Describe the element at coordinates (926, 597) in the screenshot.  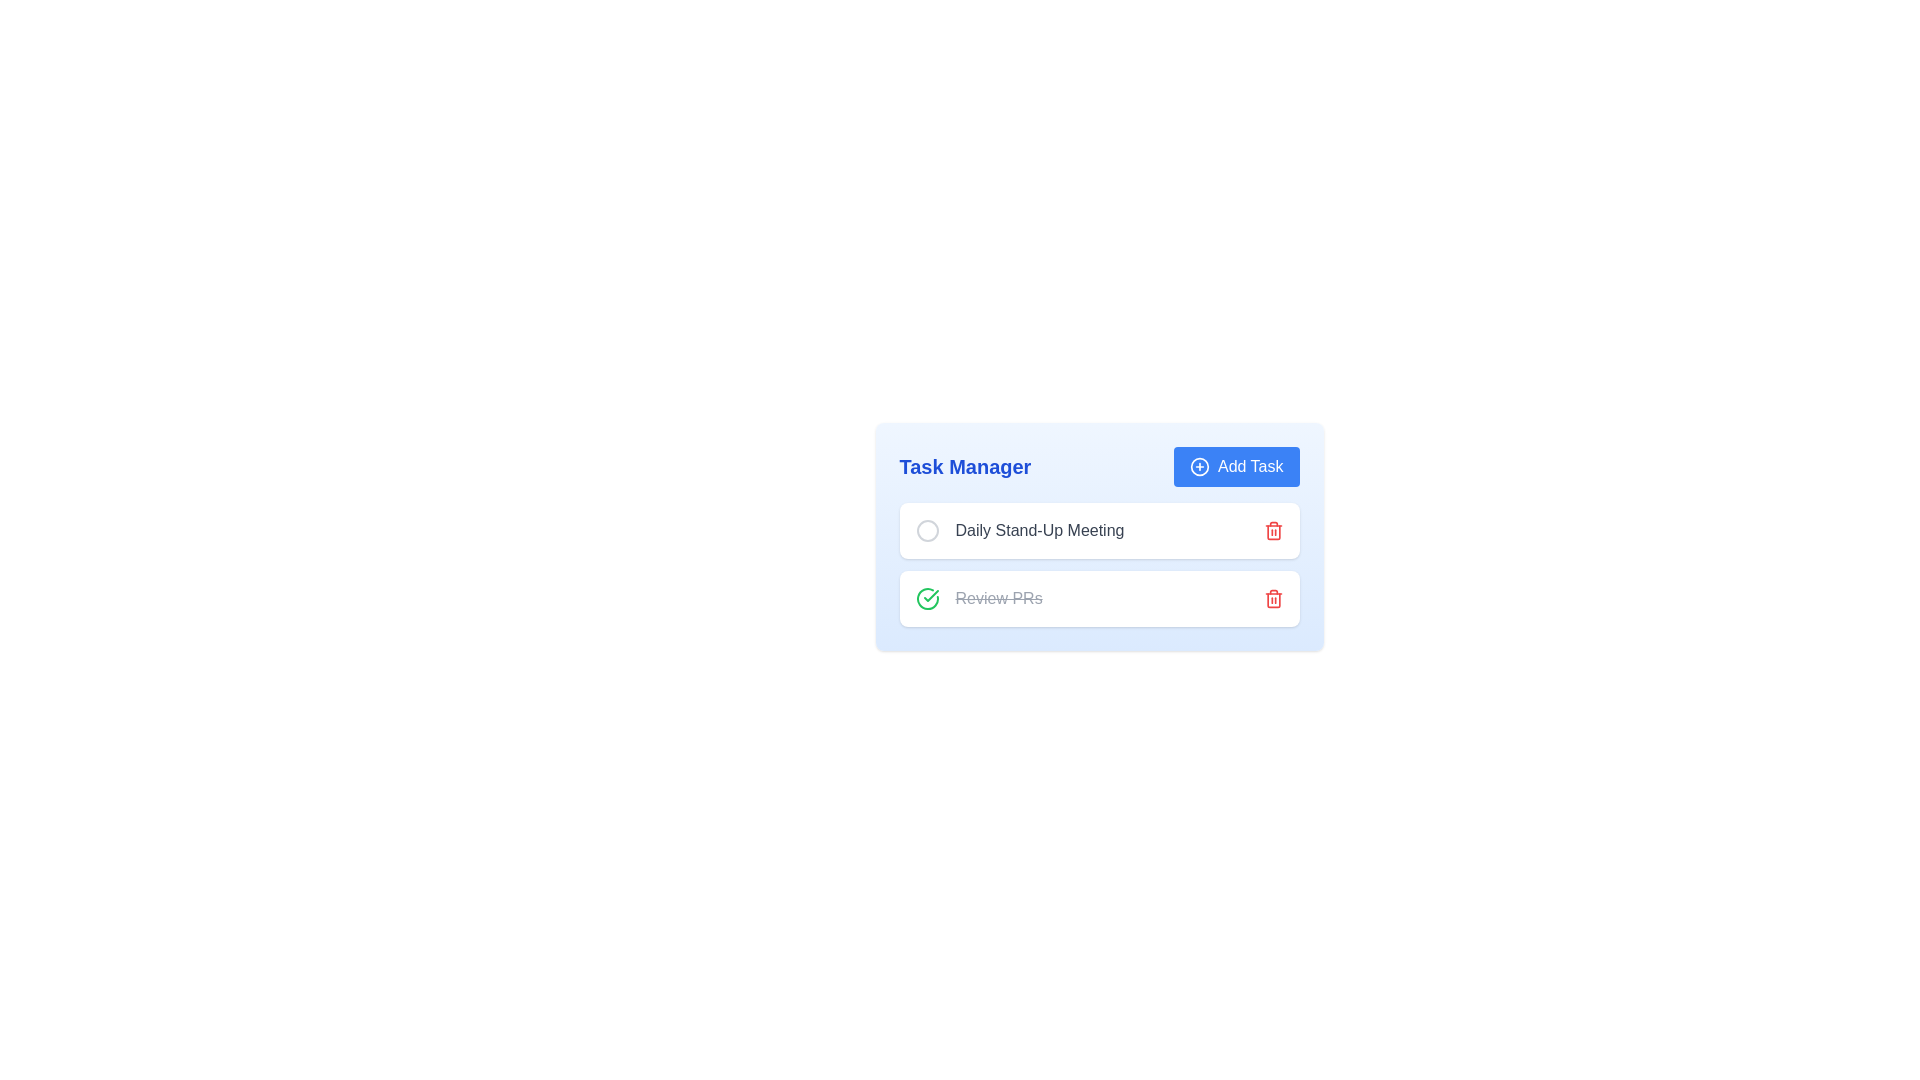
I see `the completed item icon located within the second task bar under the 'Task Manager' title, specifically on the left-hand side of the 'Review PRs' task` at that location.